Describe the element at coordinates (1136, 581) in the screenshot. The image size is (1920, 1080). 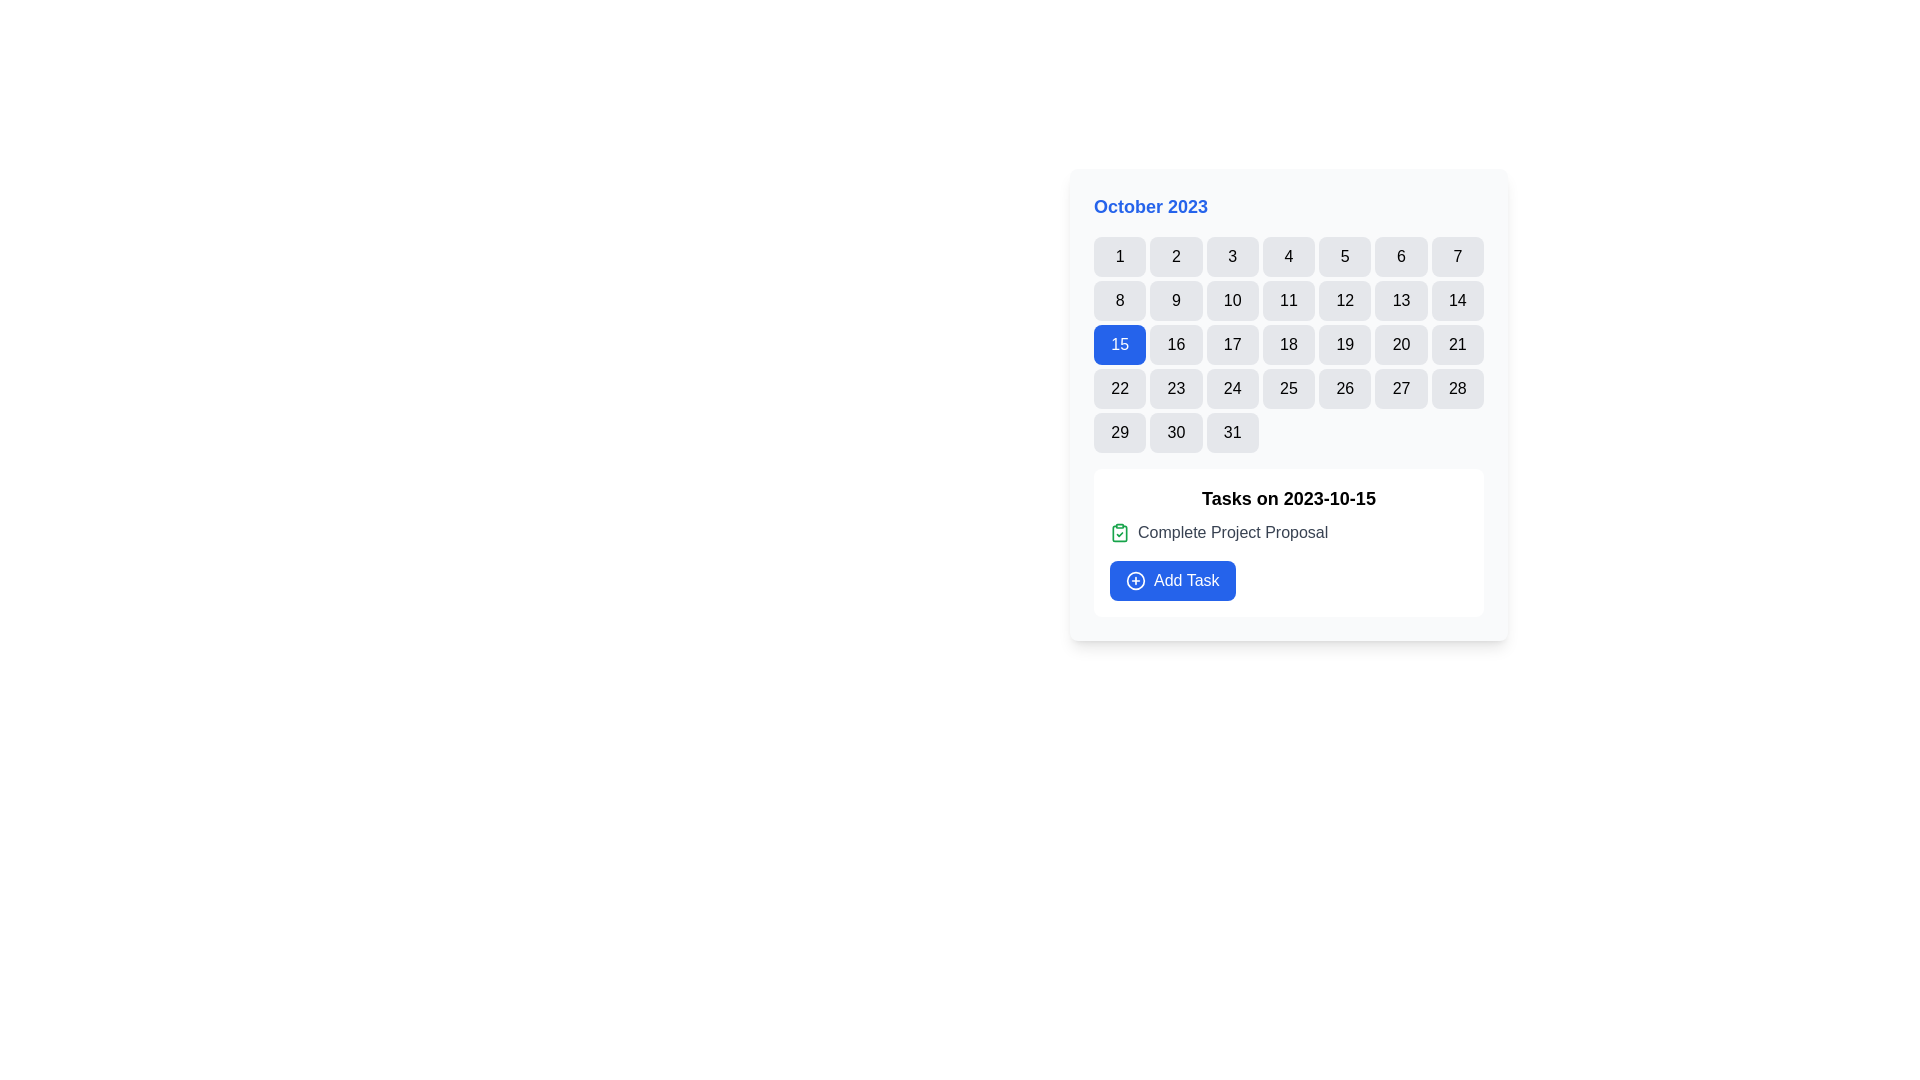
I see `the central circular component of the 'Add Task' button located below the date label 'Tasks on 2023-10-15.'` at that location.